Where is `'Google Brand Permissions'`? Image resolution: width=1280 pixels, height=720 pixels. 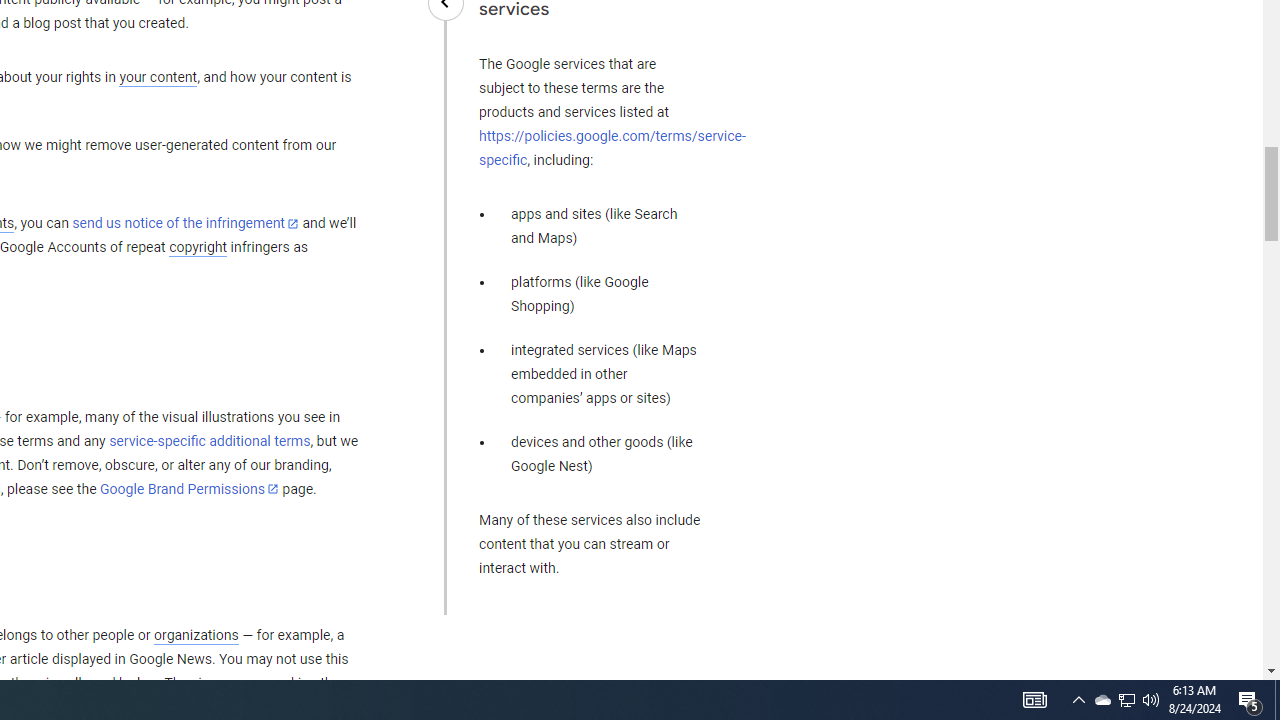
'Google Brand Permissions' is located at coordinates (189, 489).